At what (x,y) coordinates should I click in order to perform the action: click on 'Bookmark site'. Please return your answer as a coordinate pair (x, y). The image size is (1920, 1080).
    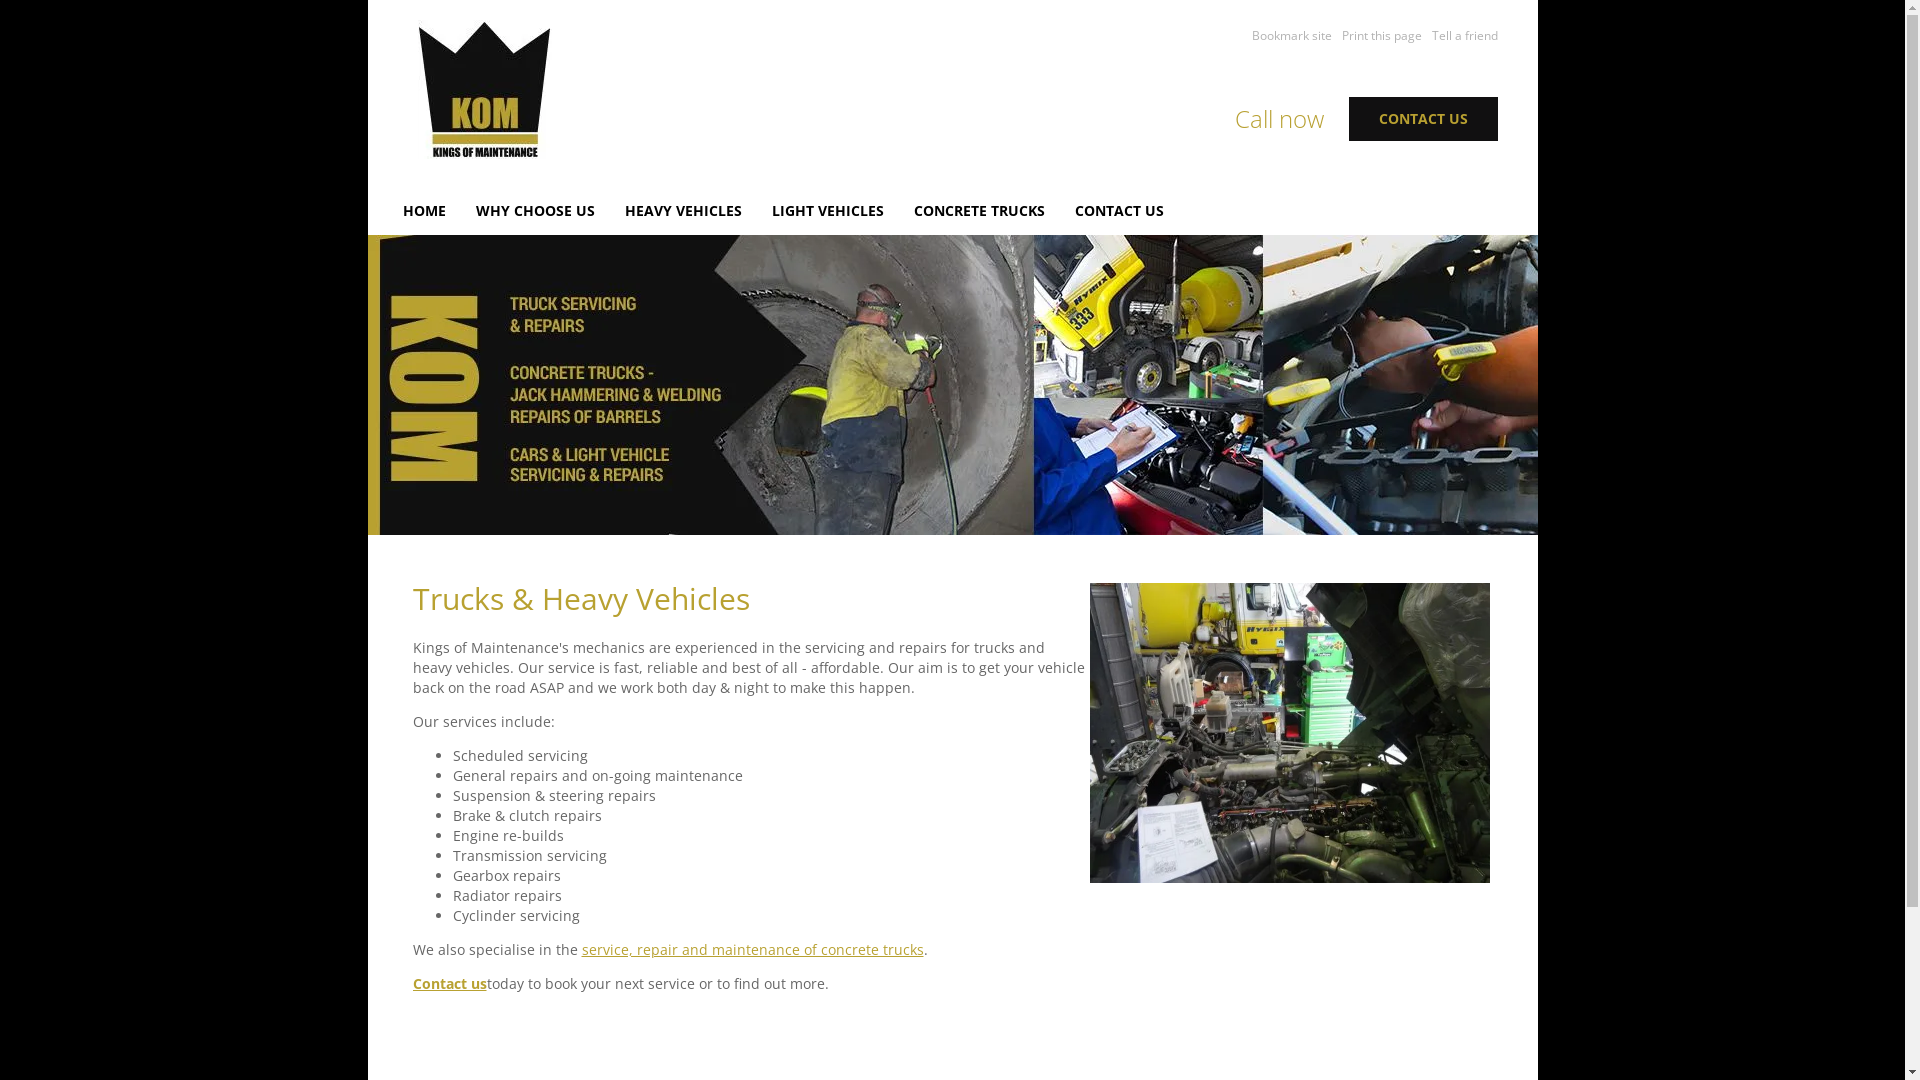
    Looking at the image, I should click on (1286, 35).